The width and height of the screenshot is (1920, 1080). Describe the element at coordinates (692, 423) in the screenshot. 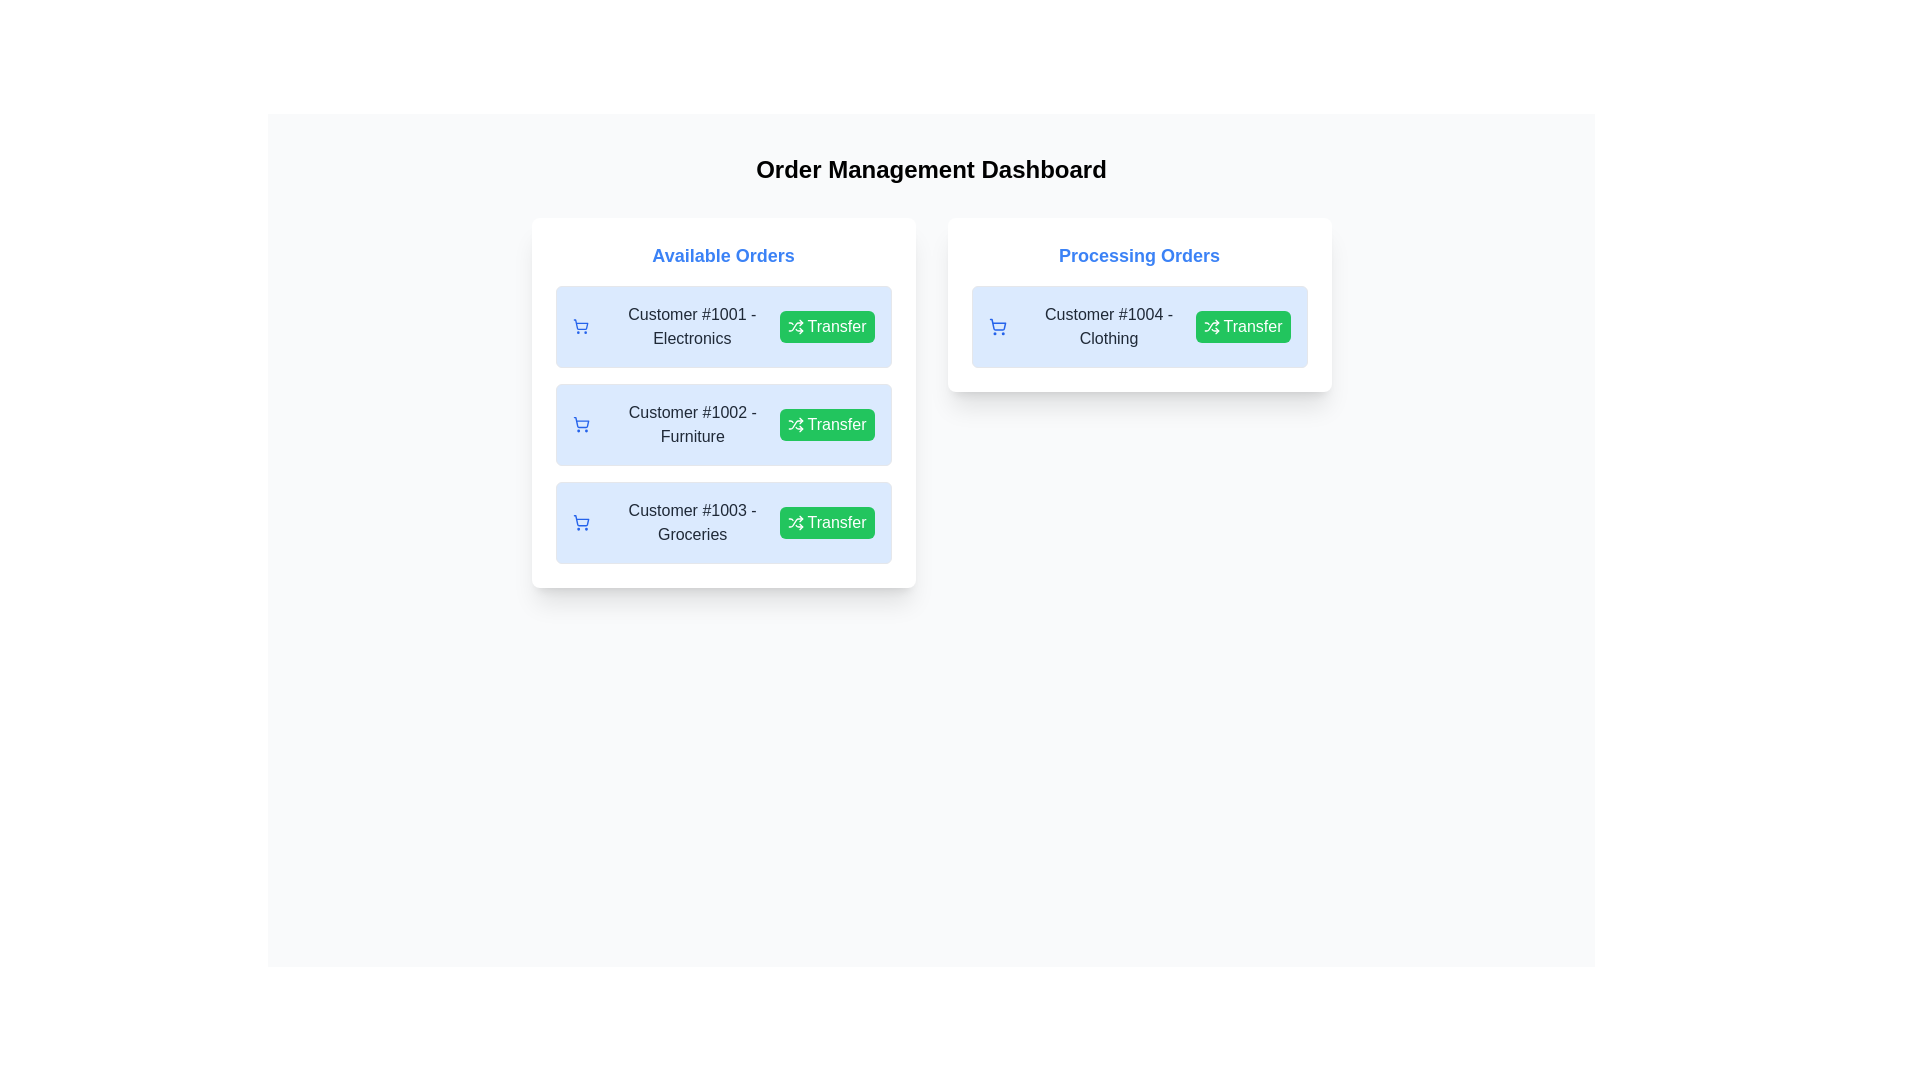

I see `the text label displaying 'Customer #1002 - Furniture' which is located centrally in the 'Available Orders' section, between a shopping cart icon and a green 'Transfer' button` at that location.